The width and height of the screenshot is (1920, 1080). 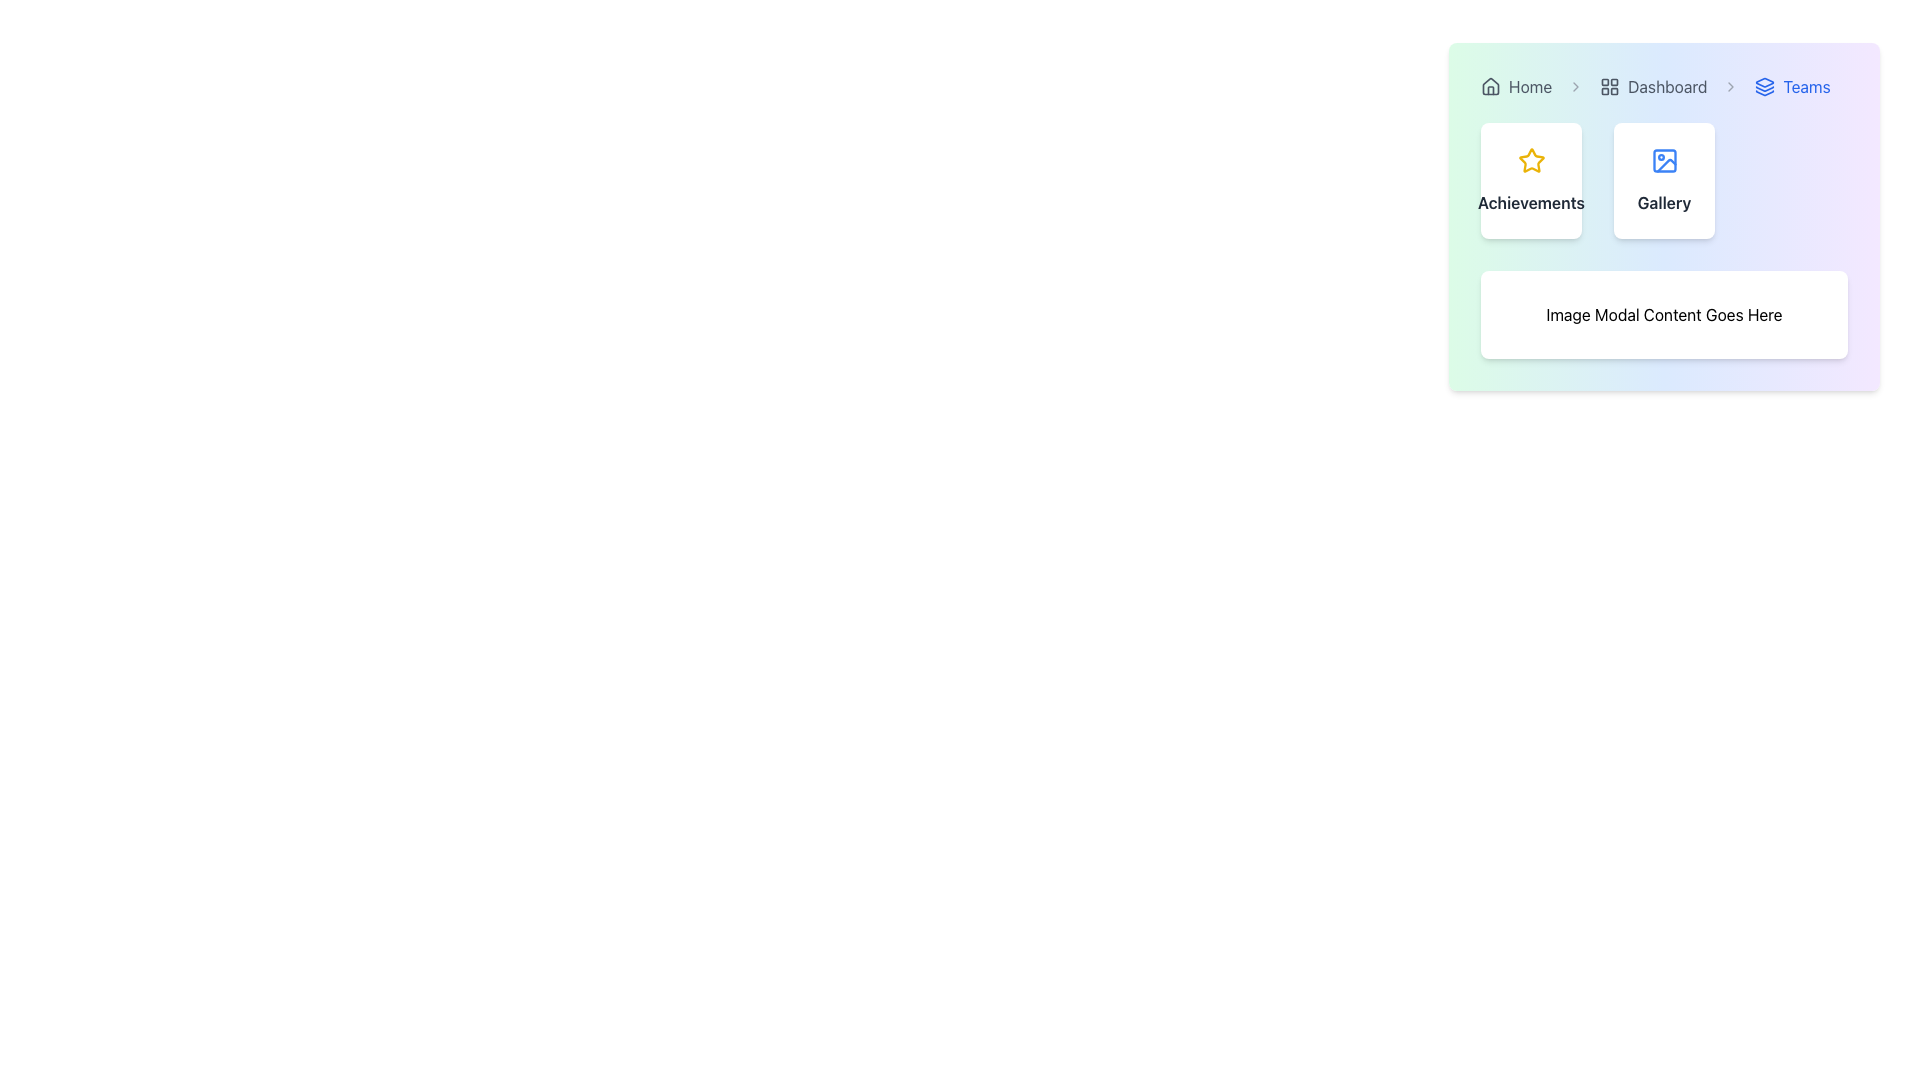 I want to click on the leftmost card representing 'Achievements' in the application, so click(x=1530, y=181).